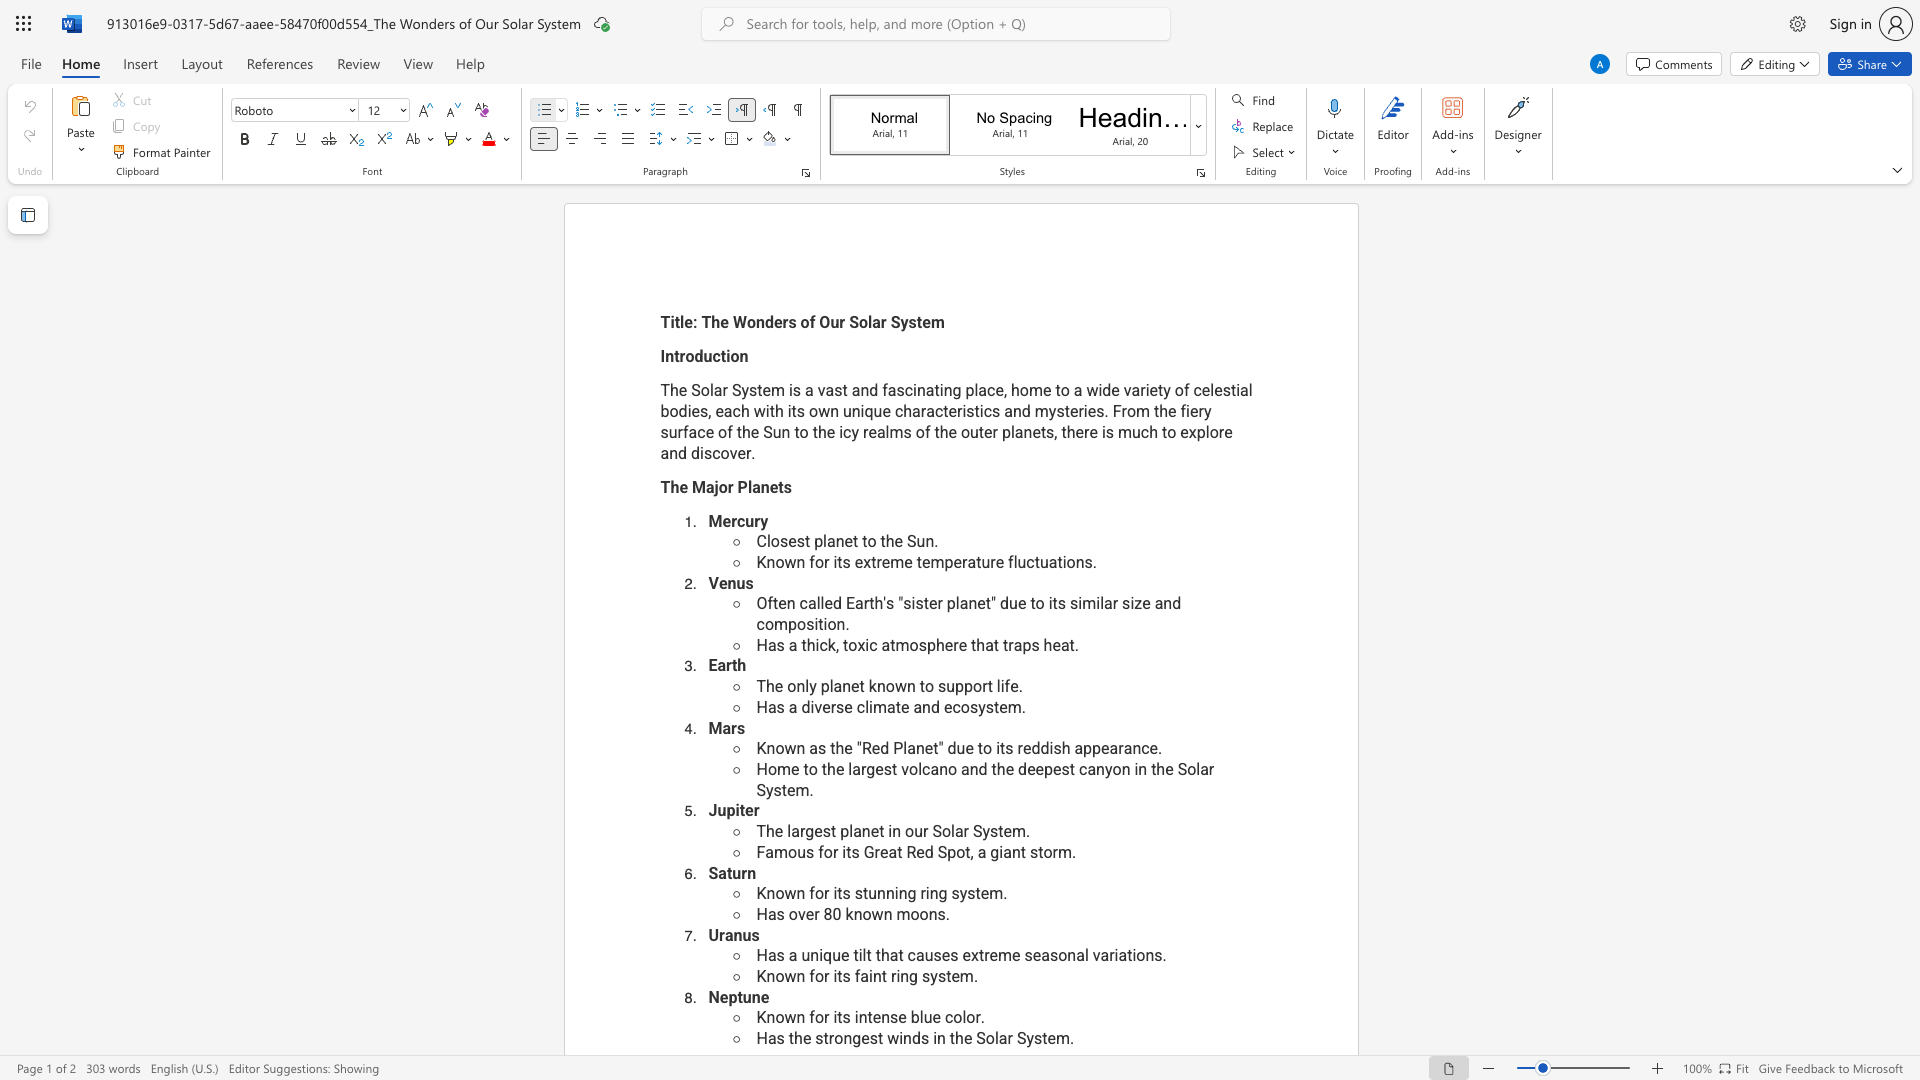  I want to click on the space between the continuous character "a" and "i" in the text, so click(867, 975).